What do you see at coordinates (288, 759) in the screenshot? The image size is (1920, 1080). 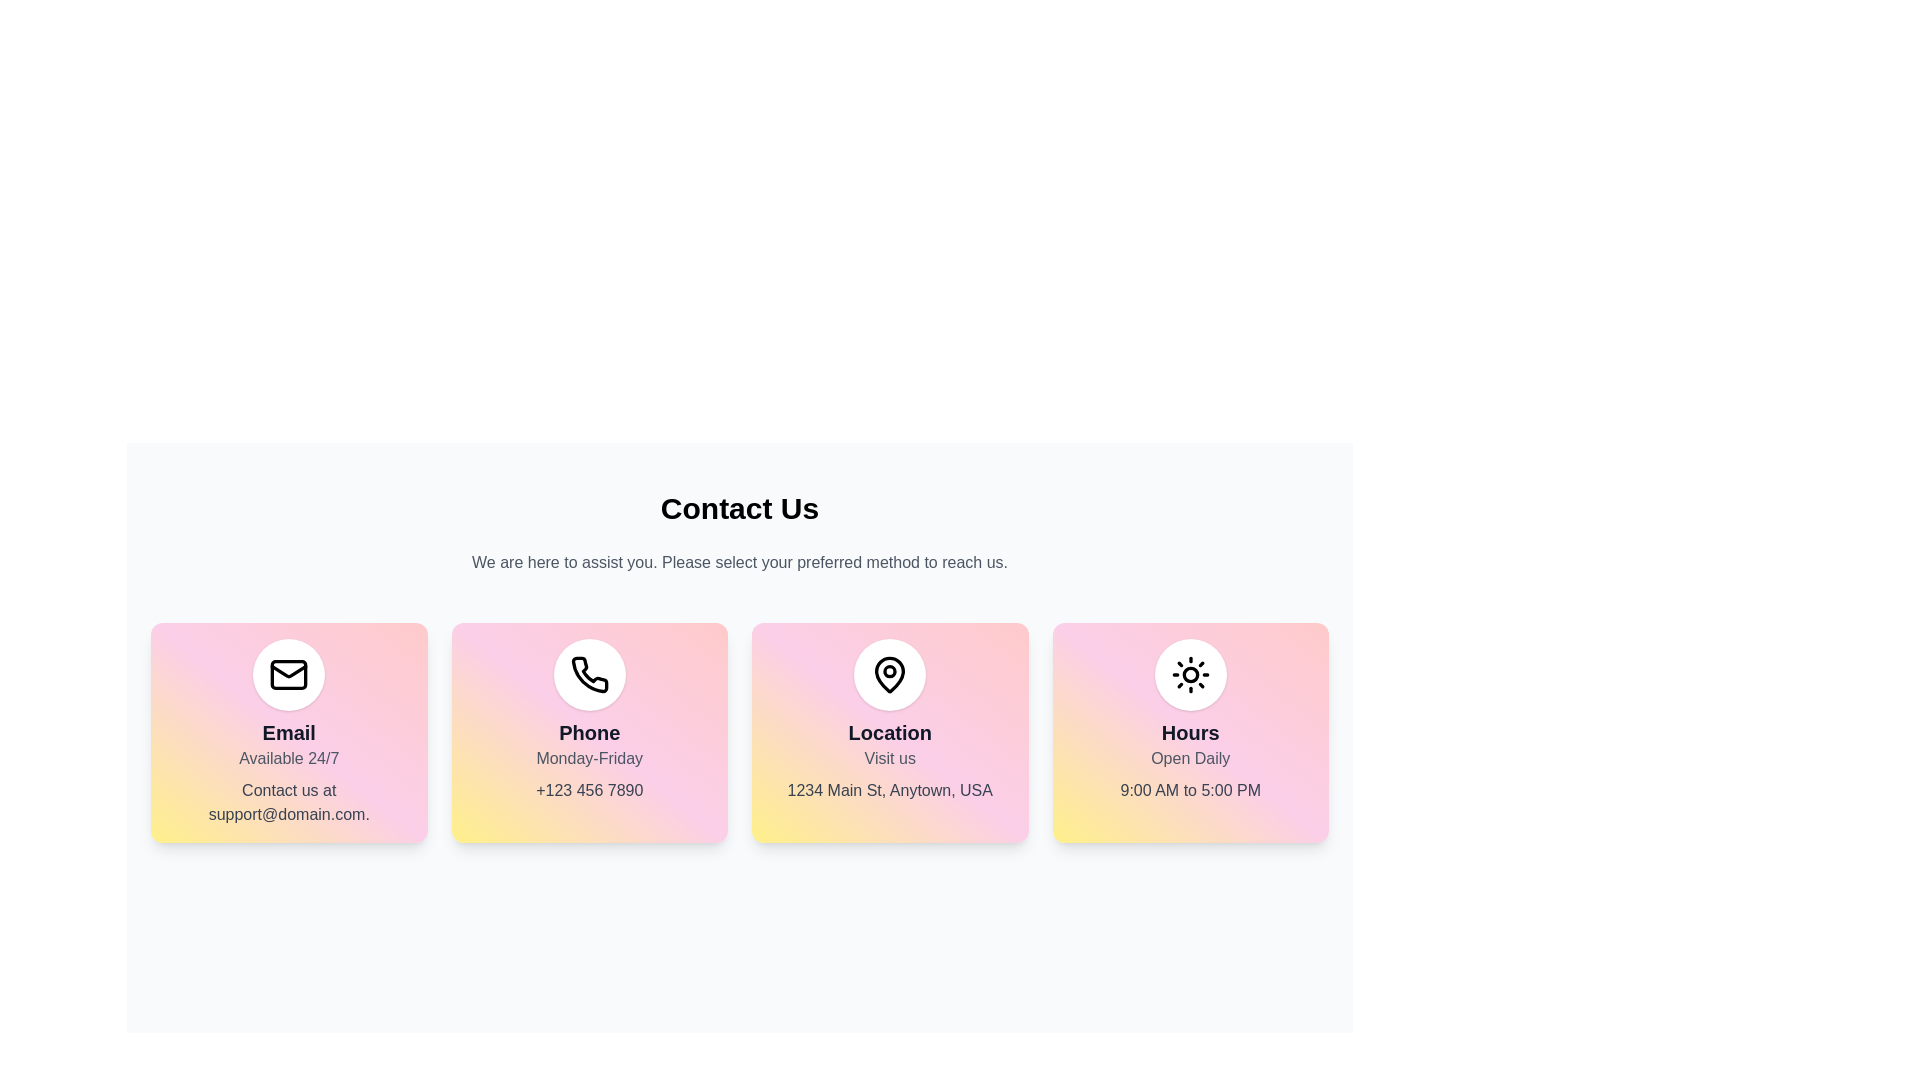 I see `the text element displaying 'Available 24/7', which is positioned below the 'Email' text and above the 'Contact us at' text` at bounding box center [288, 759].